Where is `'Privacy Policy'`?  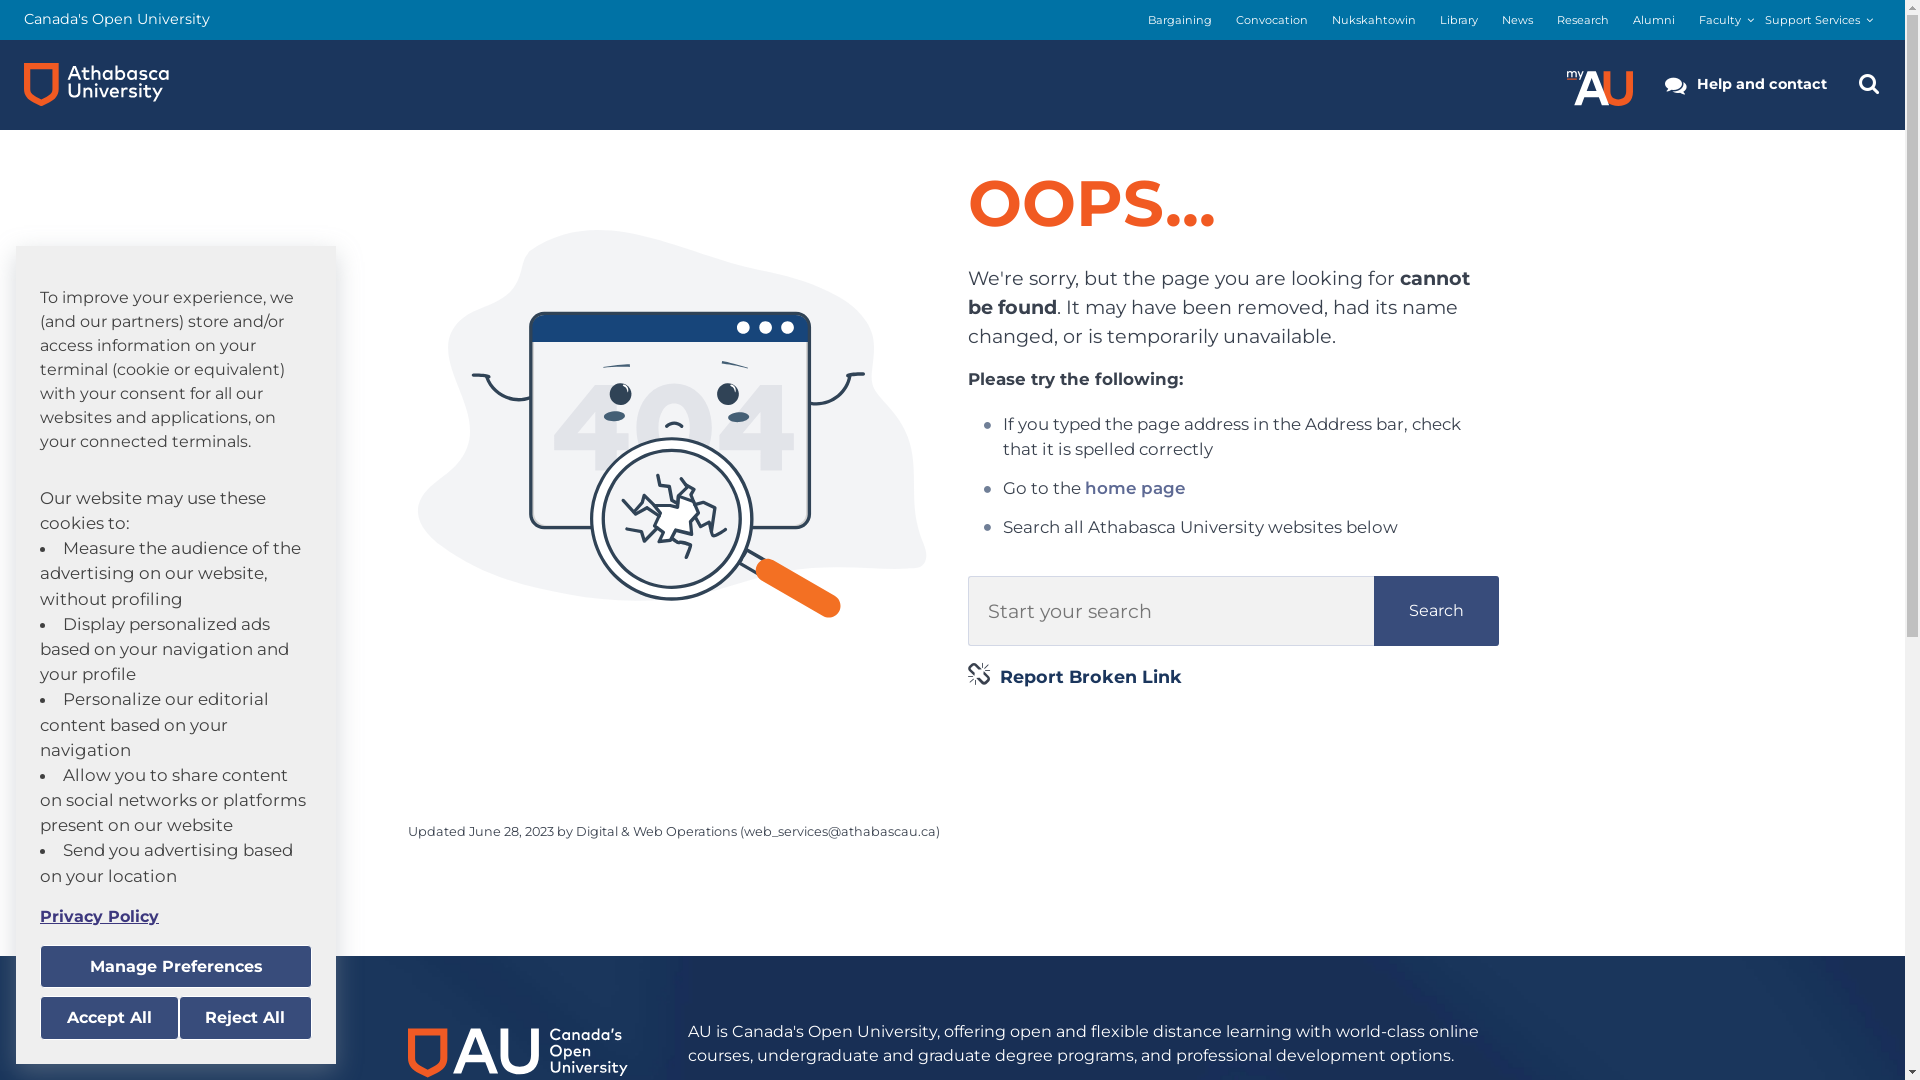
'Privacy Policy' is located at coordinates (176, 917).